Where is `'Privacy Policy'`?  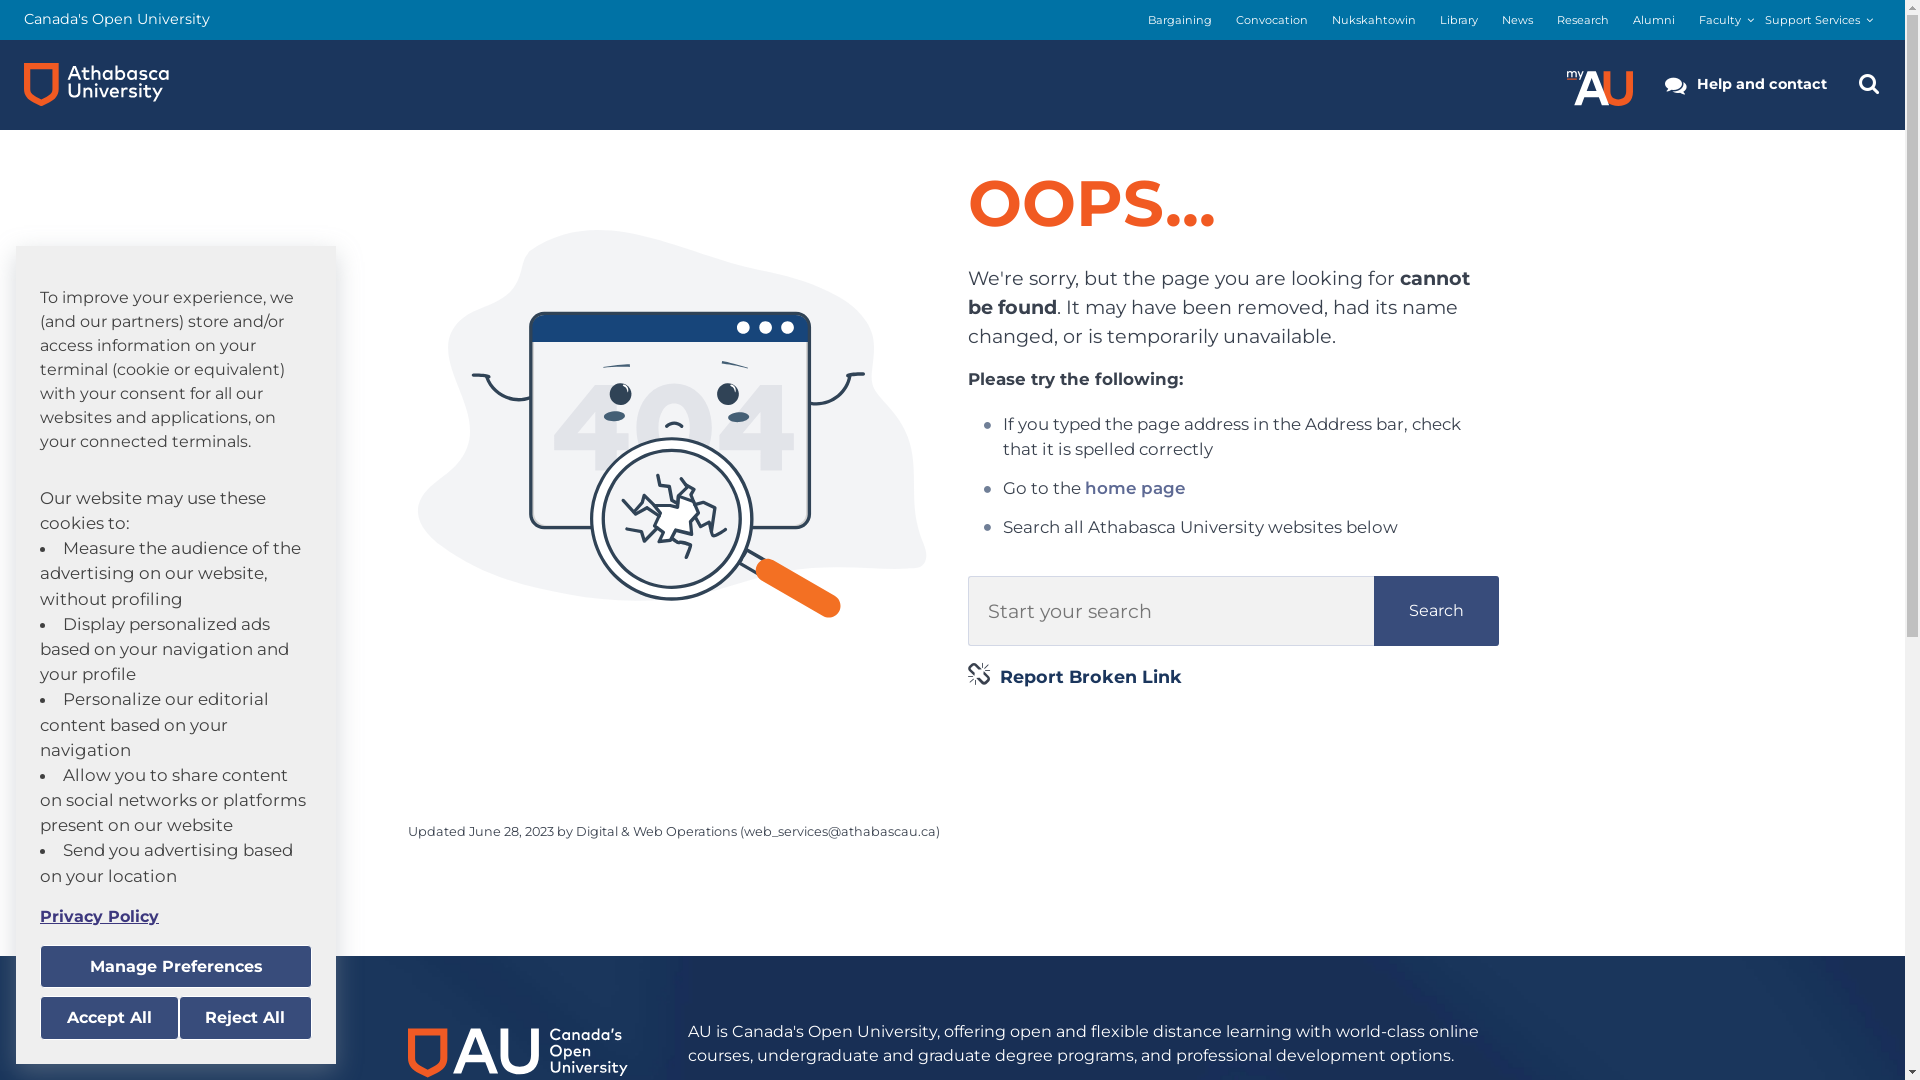
'Privacy Policy' is located at coordinates (176, 917).